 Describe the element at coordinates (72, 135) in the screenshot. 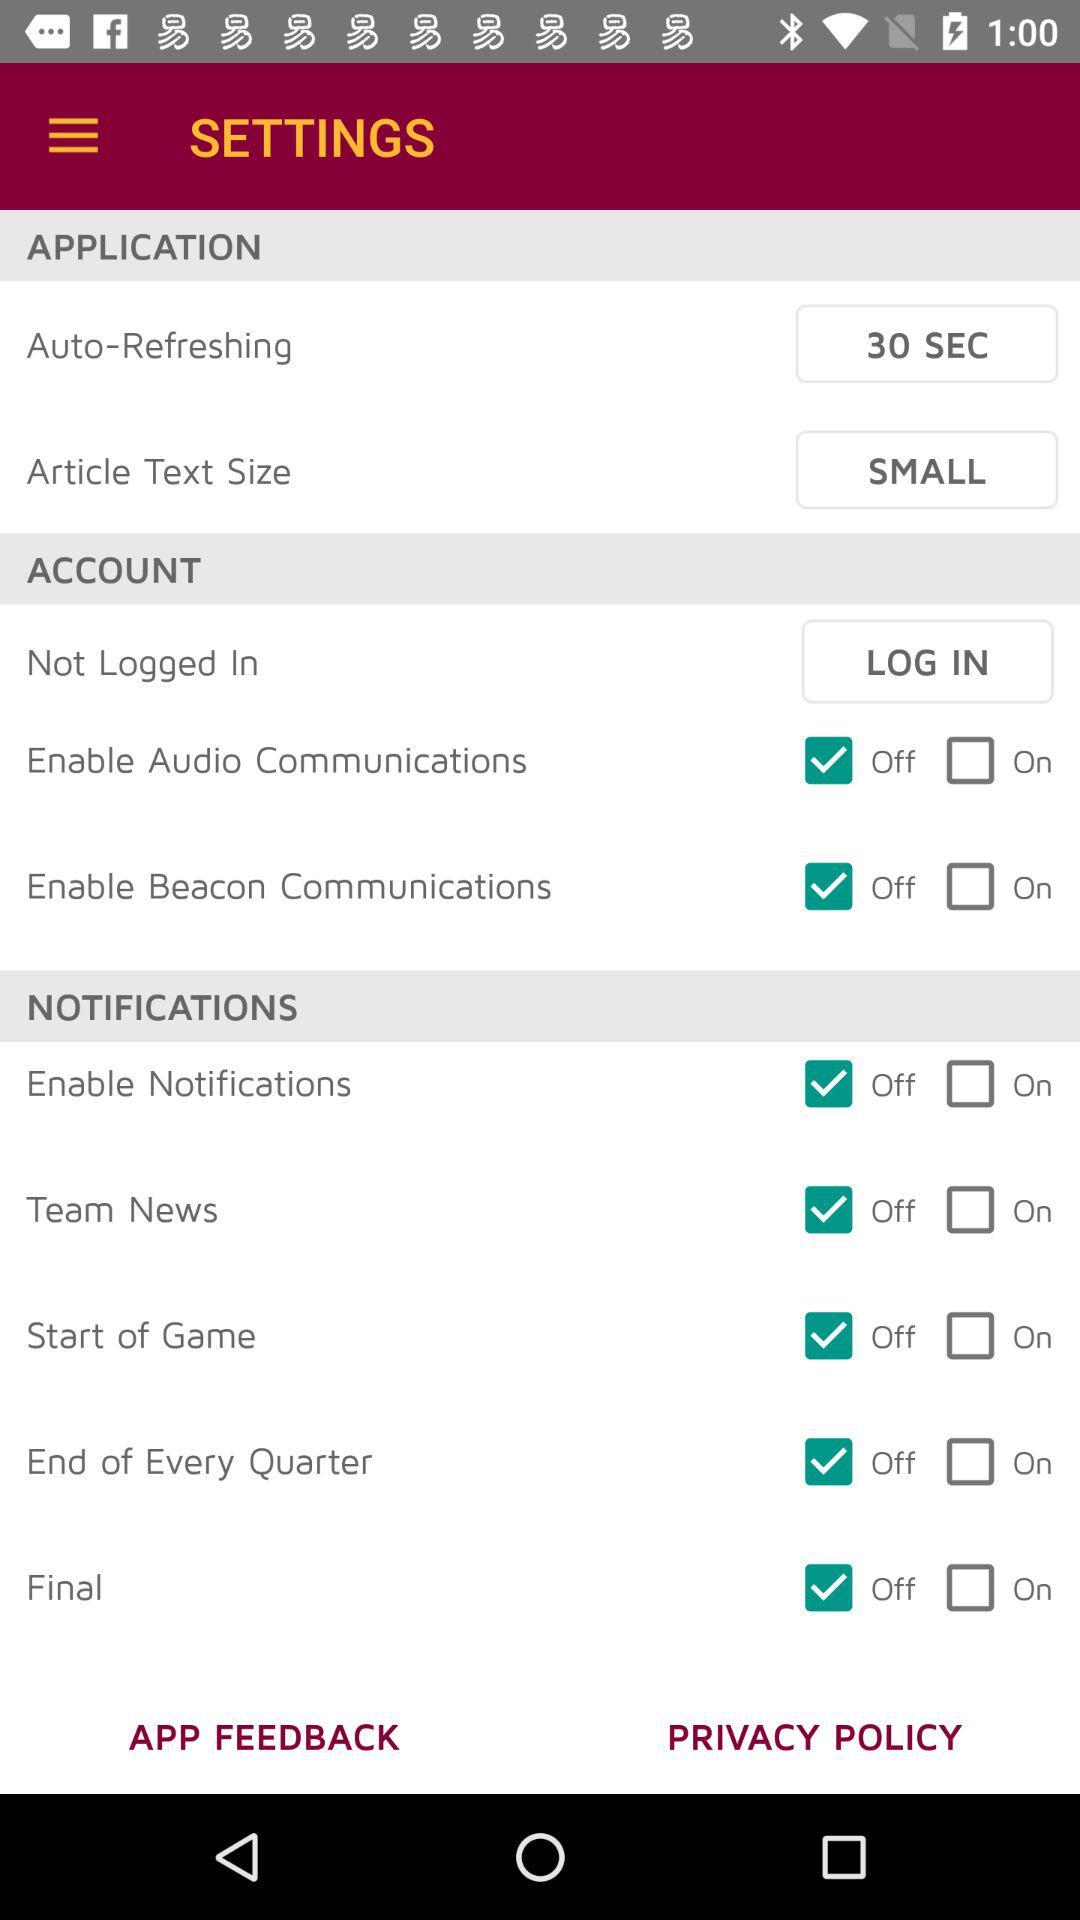

I see `the item to the left of settings item` at that location.